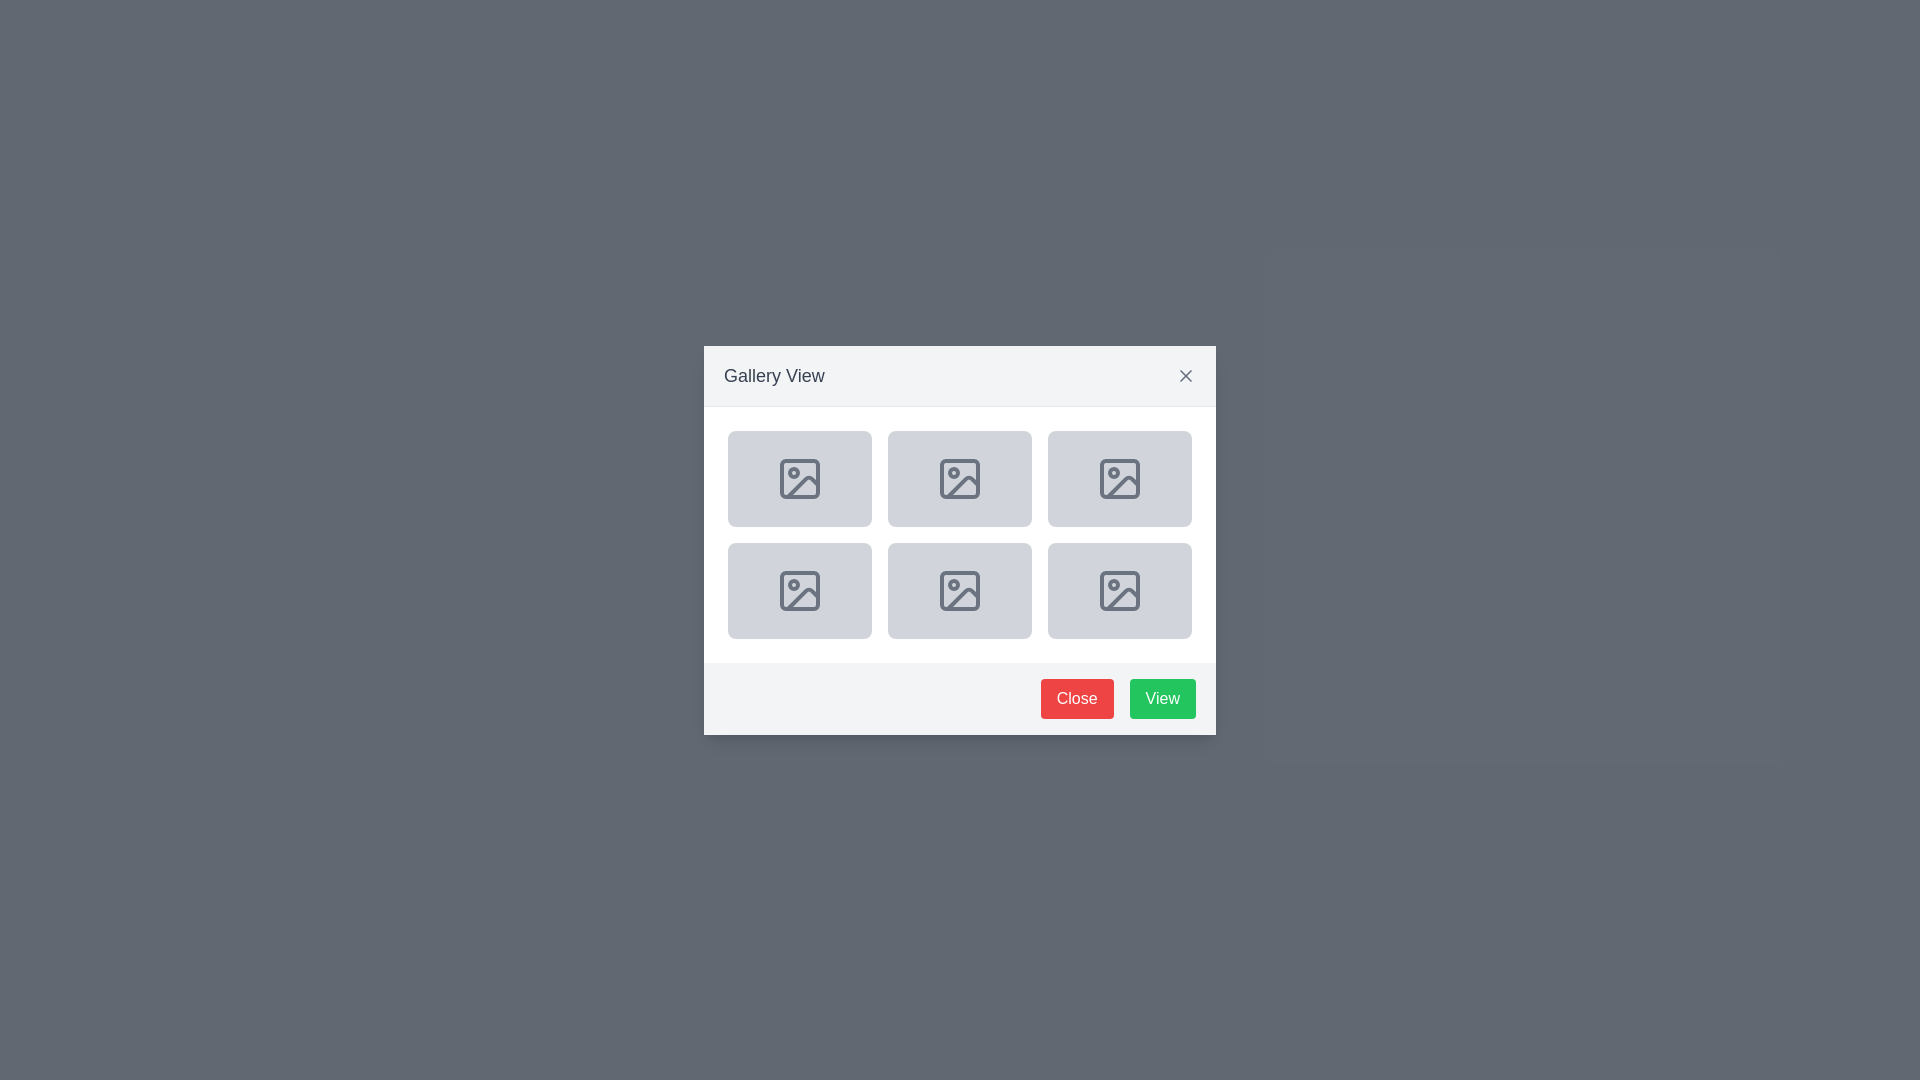 This screenshot has height=1080, width=1920. Describe the element at coordinates (800, 478) in the screenshot. I see `the button` at that location.